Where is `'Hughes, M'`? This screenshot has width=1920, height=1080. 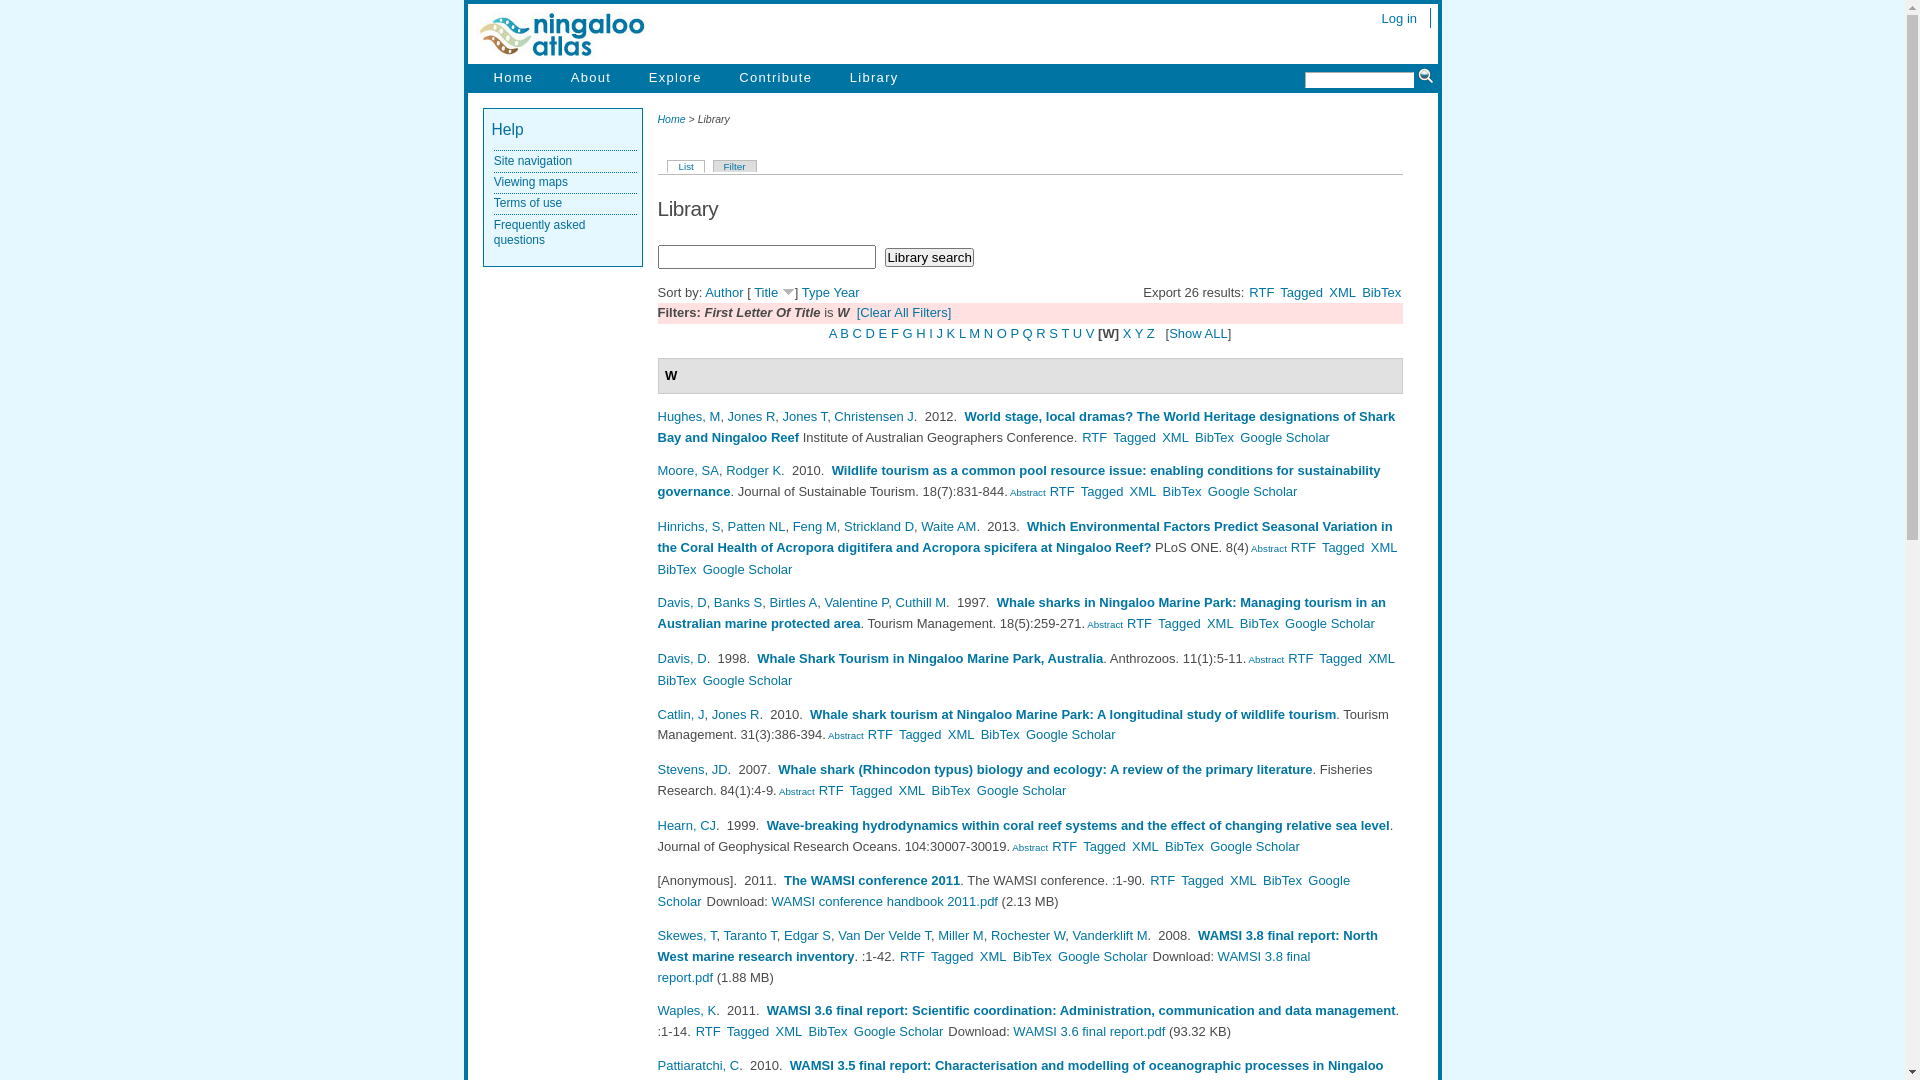
'Hughes, M' is located at coordinates (689, 415).